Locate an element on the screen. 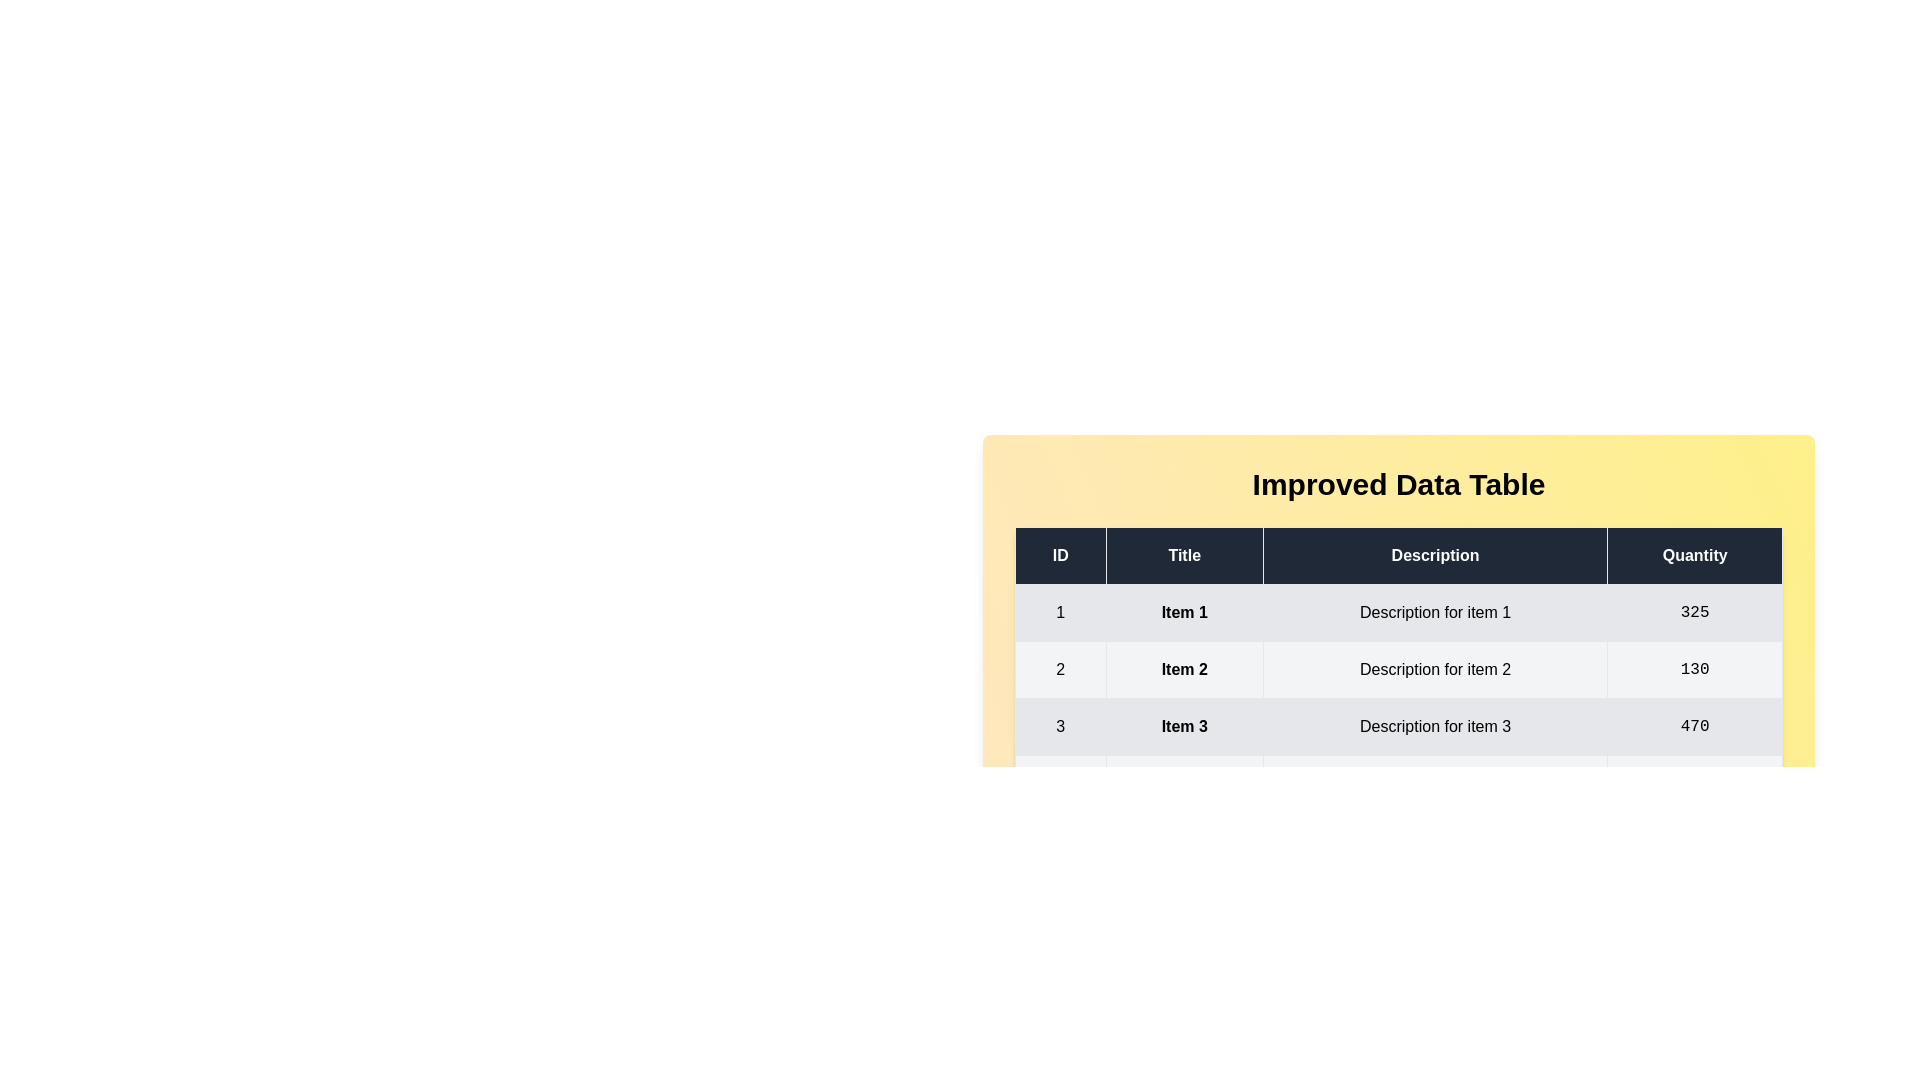  the header of the column Title to sort the table by that column is located at coordinates (1184, 555).